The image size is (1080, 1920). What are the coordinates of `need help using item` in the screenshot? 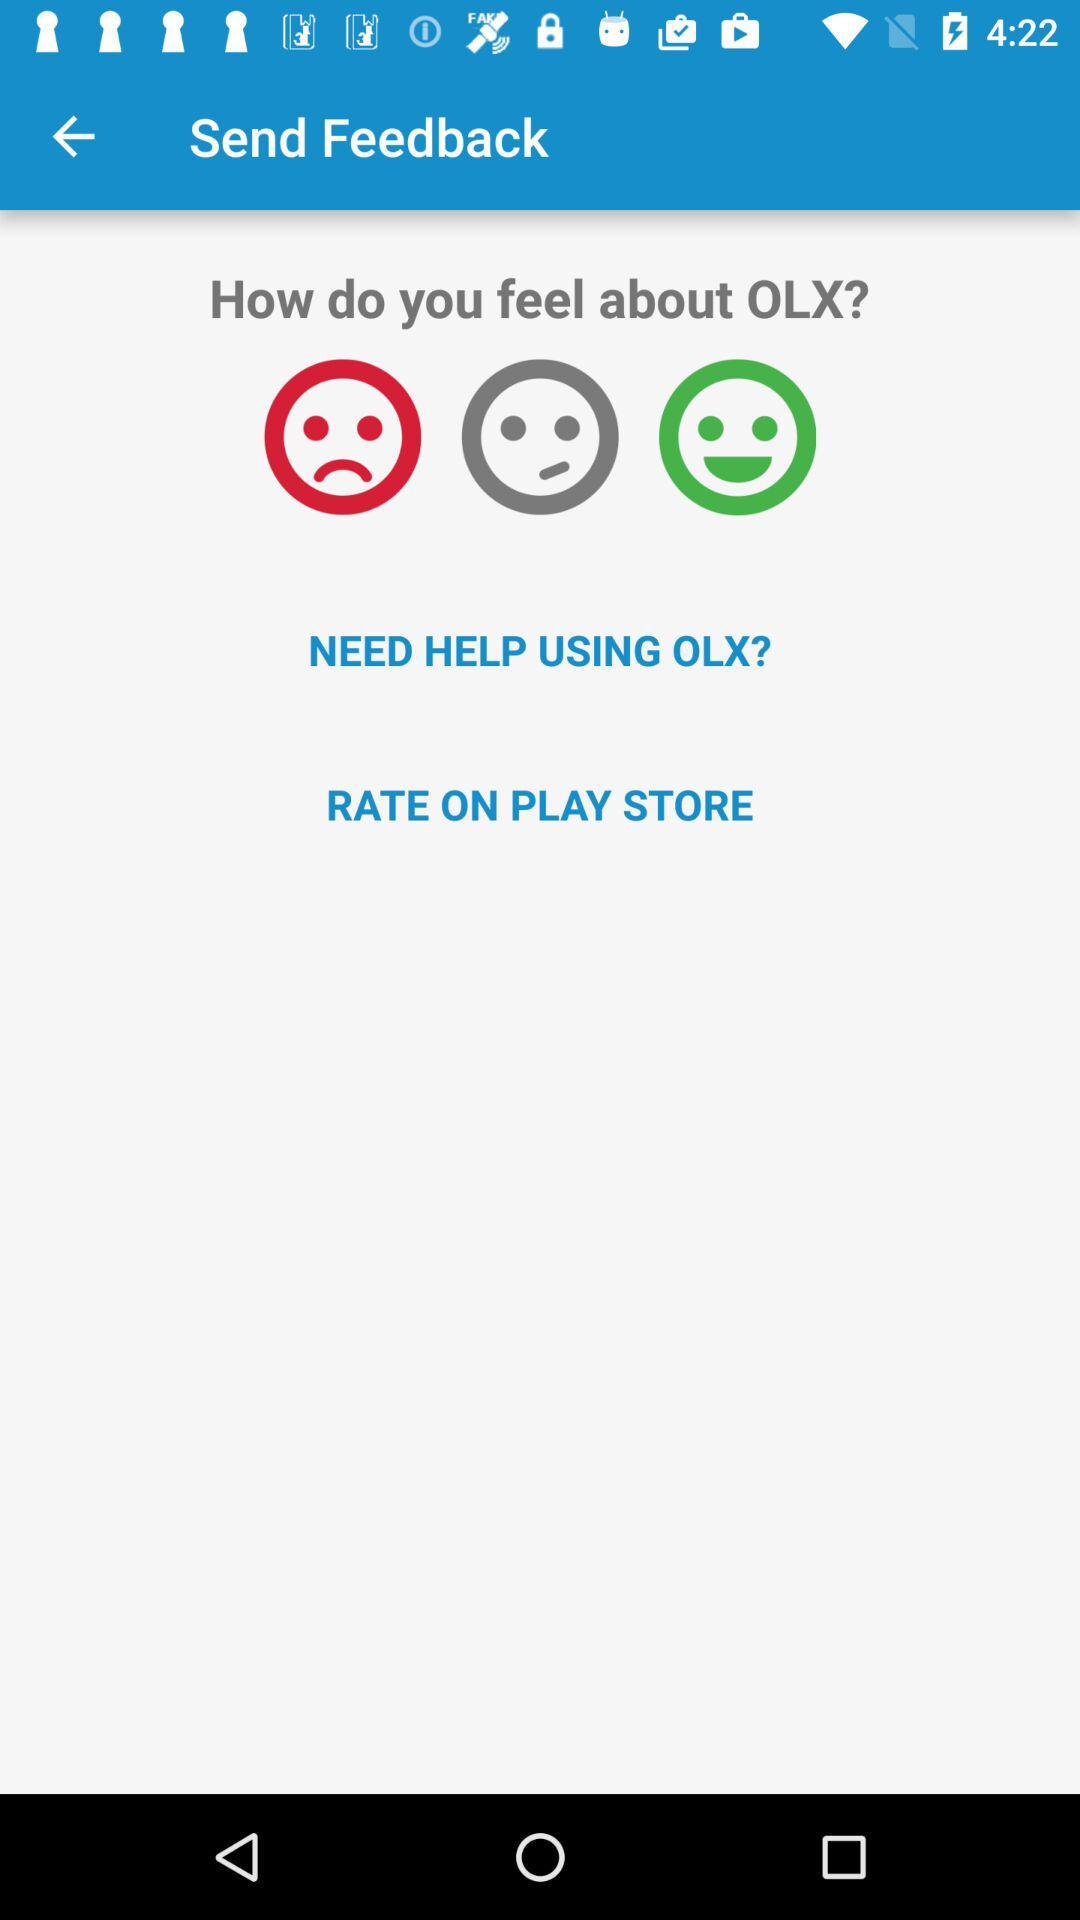 It's located at (540, 649).